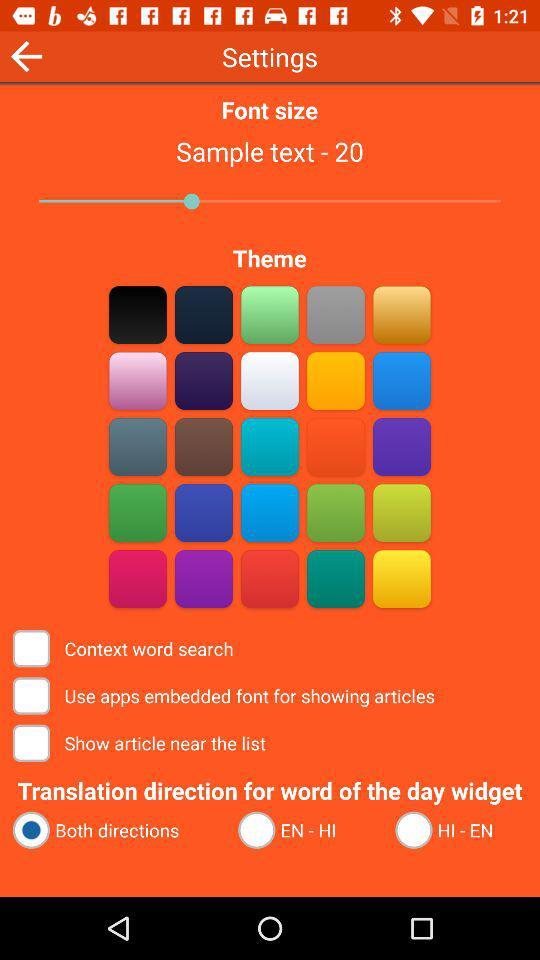 This screenshot has height=960, width=540. I want to click on item below translation direction for item, so click(116, 830).